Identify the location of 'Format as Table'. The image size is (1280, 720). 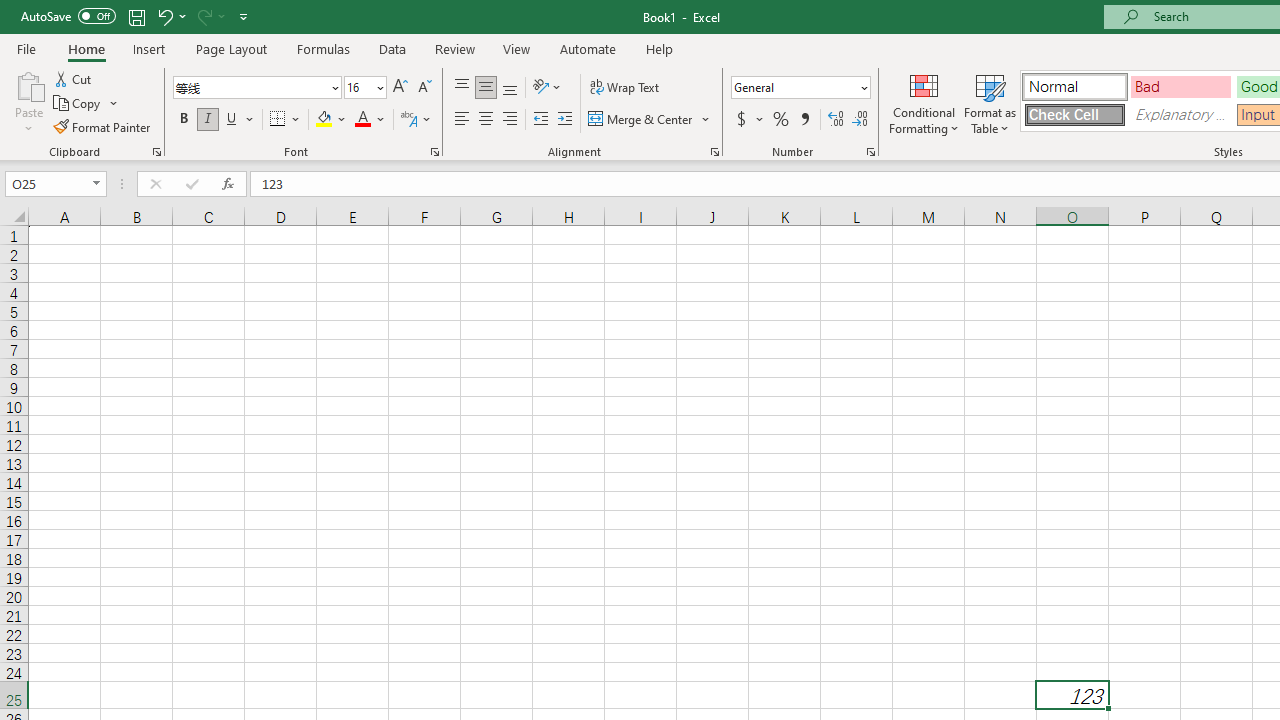
(990, 103).